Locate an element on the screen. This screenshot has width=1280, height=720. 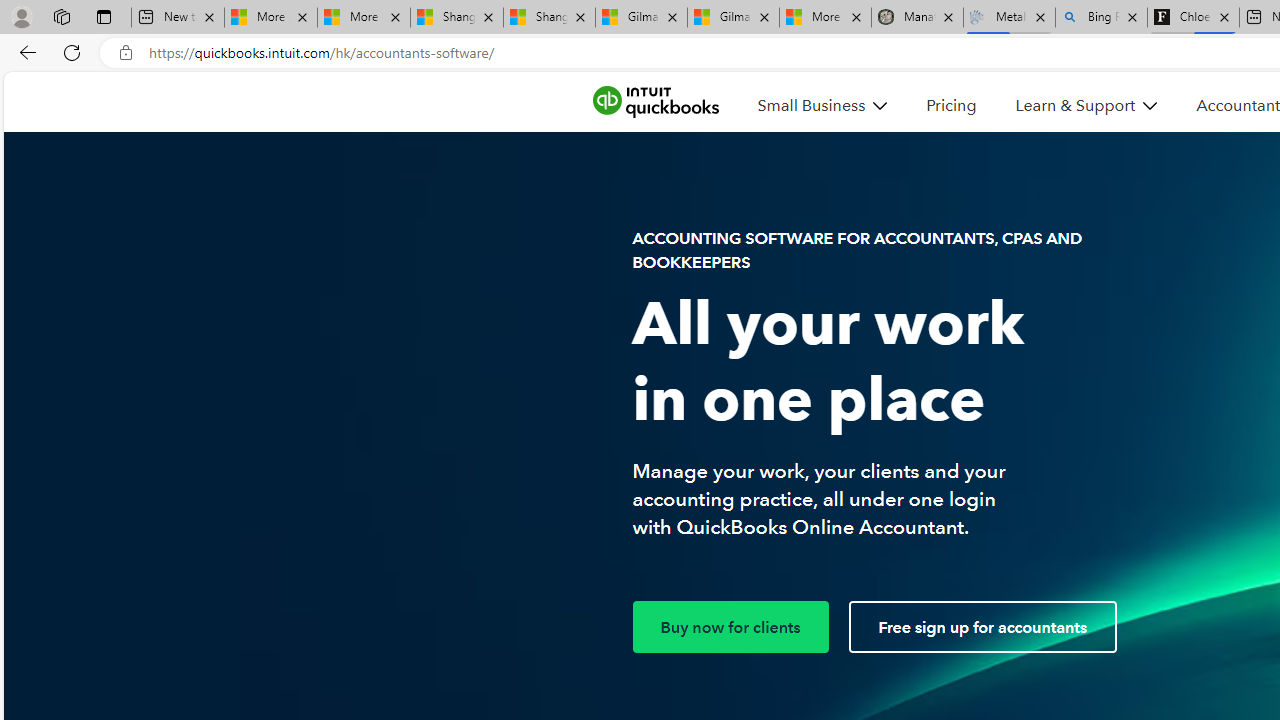
'Bing Real Estate - Home sales and rental listings' is located at coordinates (1100, 17).